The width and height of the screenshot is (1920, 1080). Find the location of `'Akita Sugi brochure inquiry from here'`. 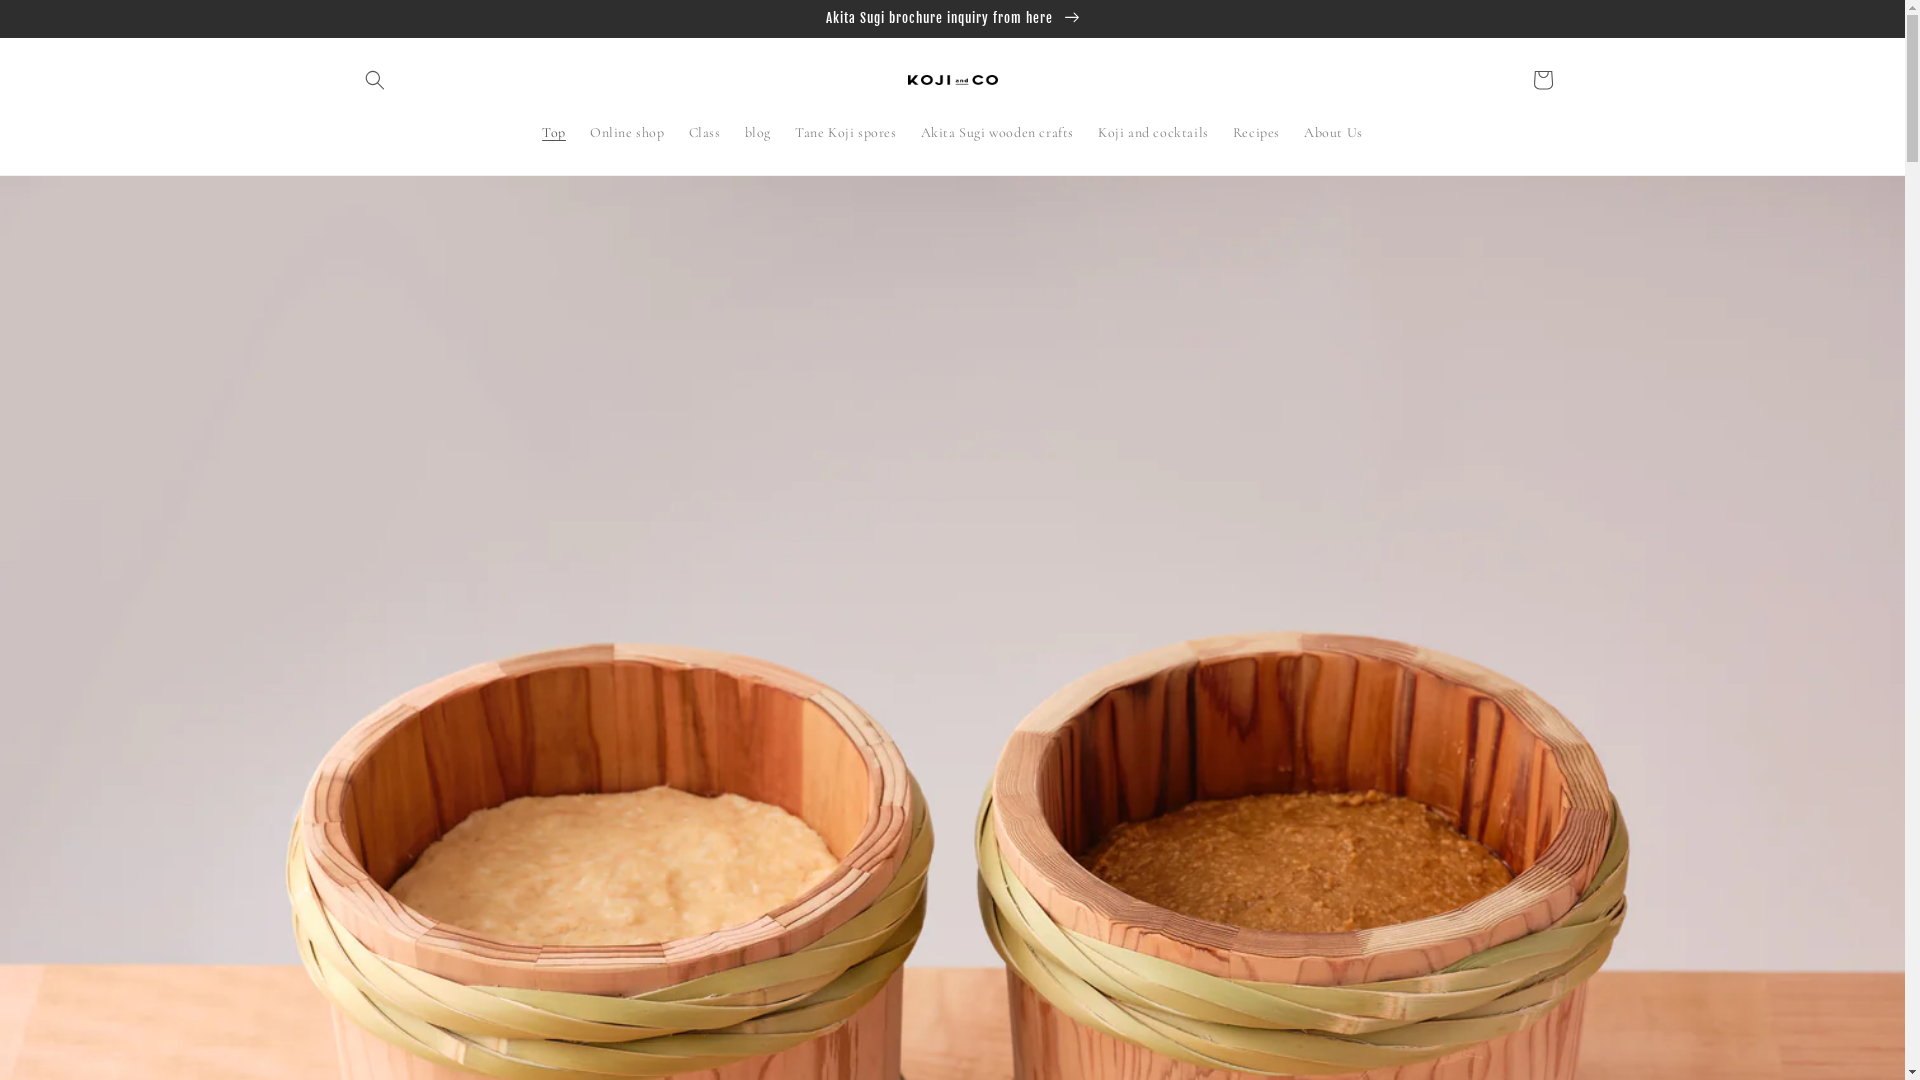

'Akita Sugi brochure inquiry from here' is located at coordinates (951, 18).